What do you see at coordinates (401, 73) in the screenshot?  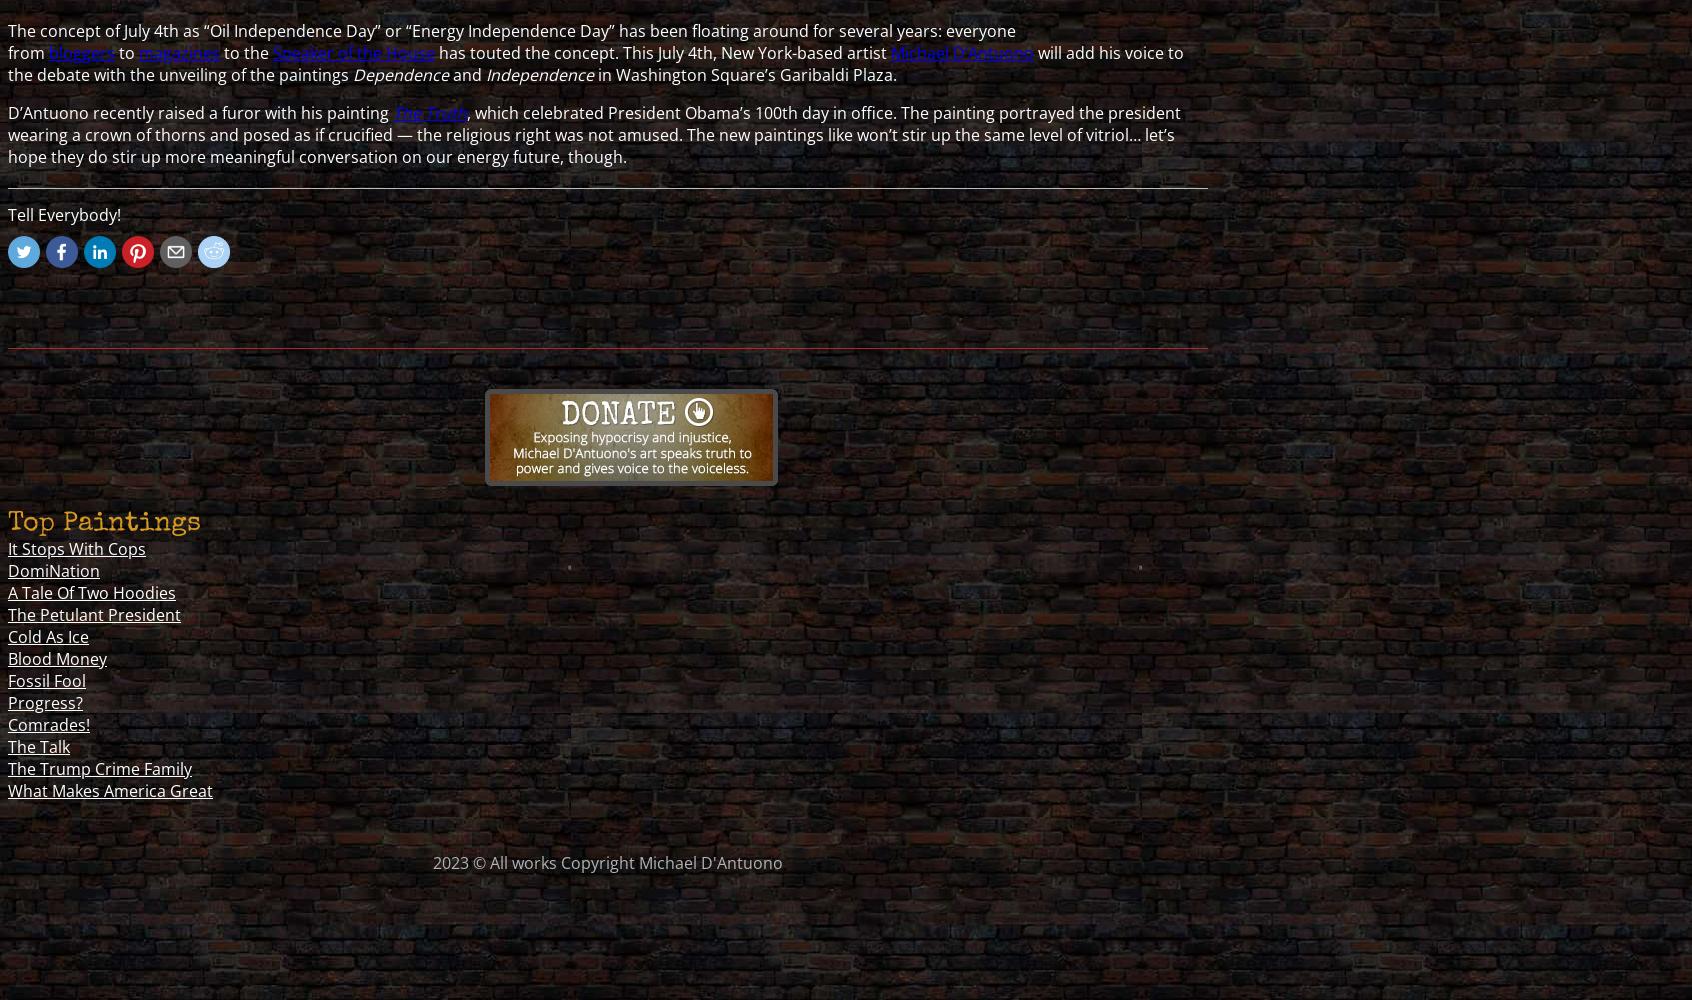 I see `'Dependence'` at bounding box center [401, 73].